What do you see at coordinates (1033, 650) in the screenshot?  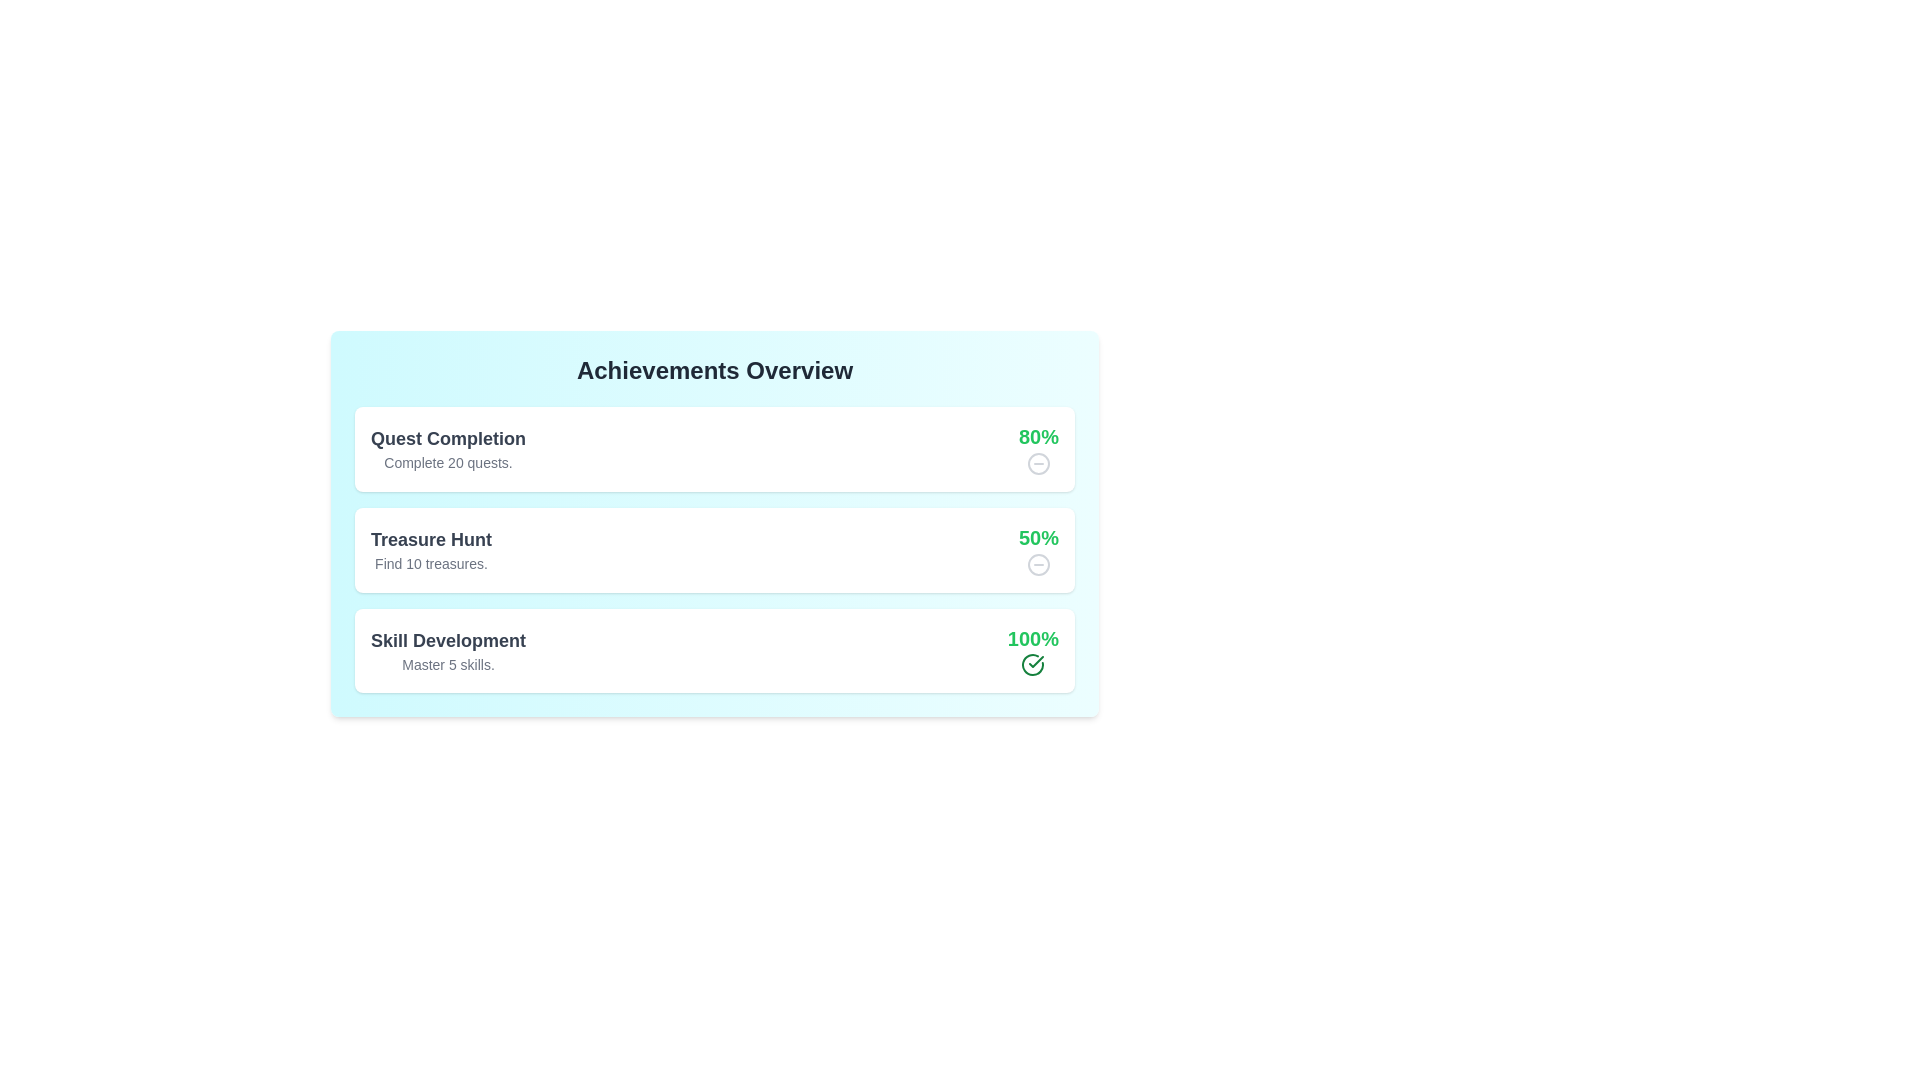 I see `the graphical label indicating task completion with '100%' and a green checkmark, located in the bottom-right corner of the 'Skill Development' card` at bounding box center [1033, 650].